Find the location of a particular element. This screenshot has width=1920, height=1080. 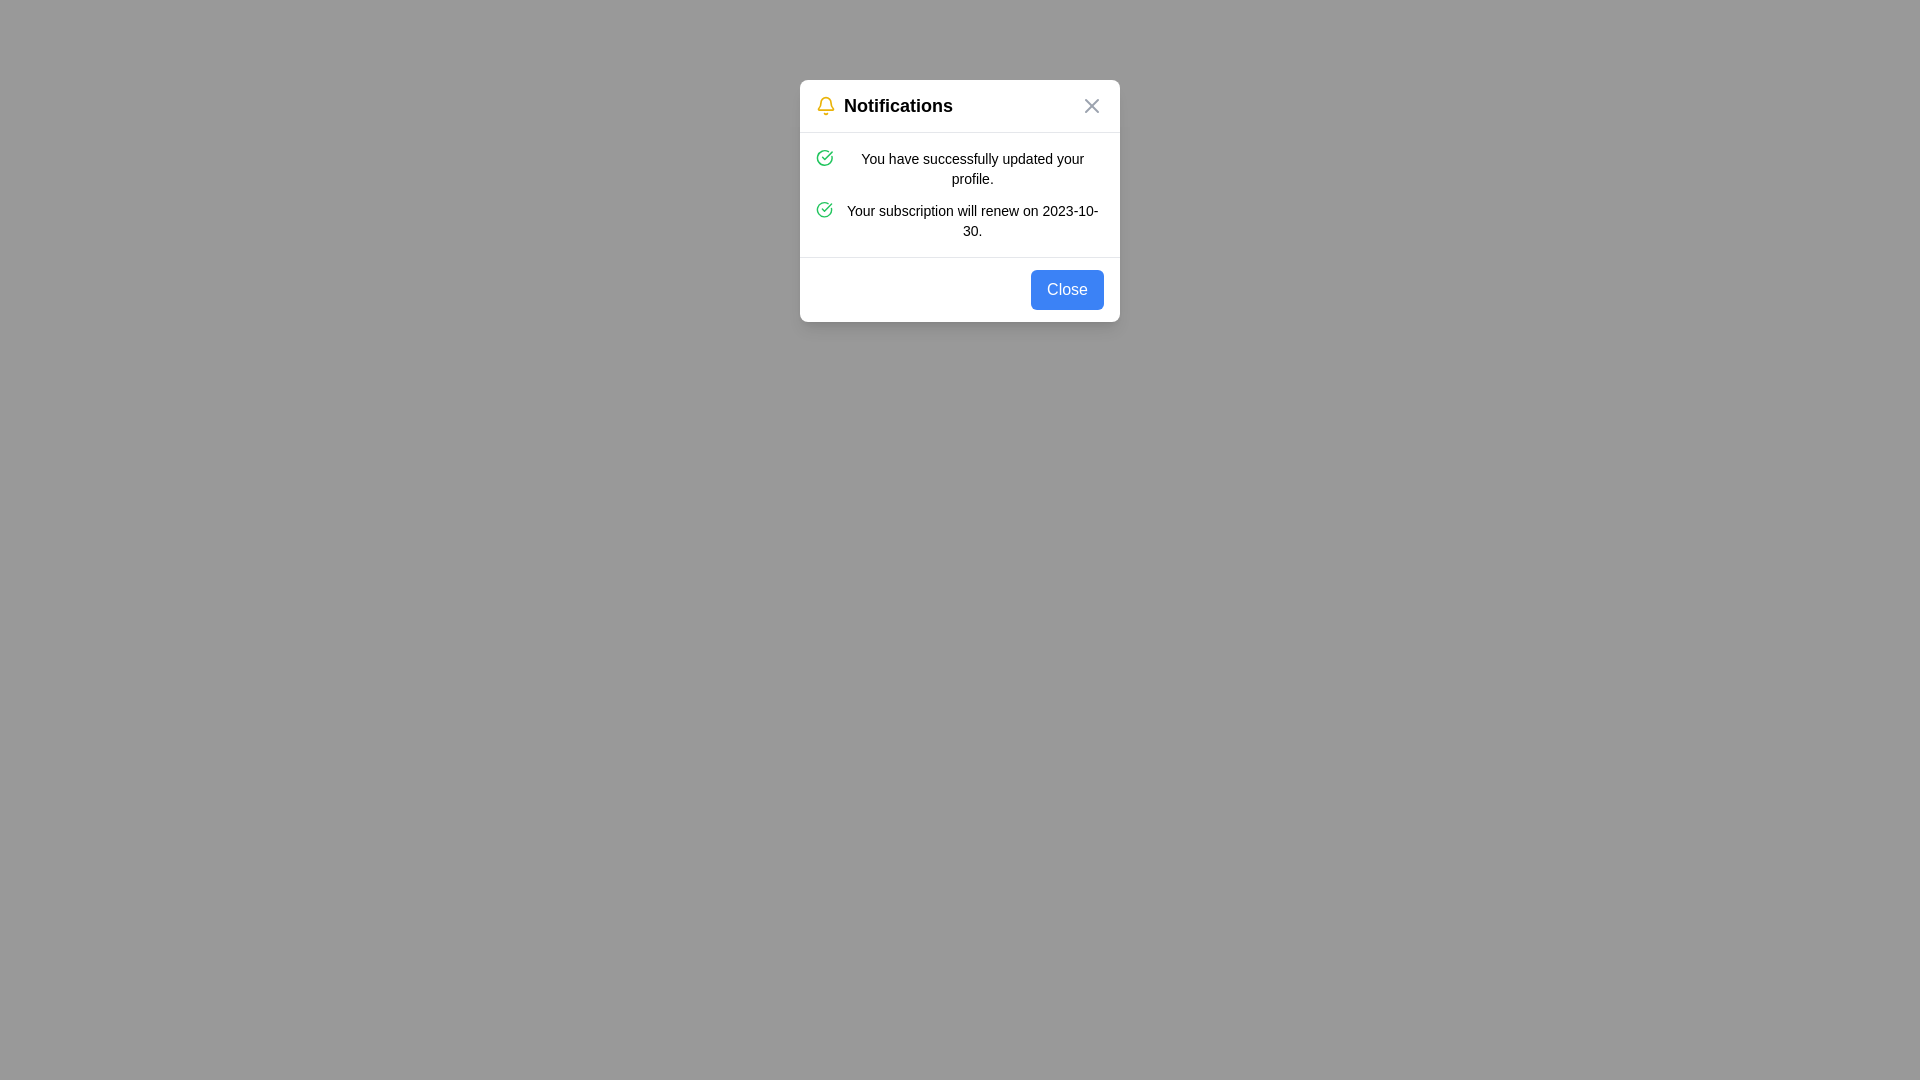

the green checkmark icon that indicates successful completion of an action is located at coordinates (824, 157).